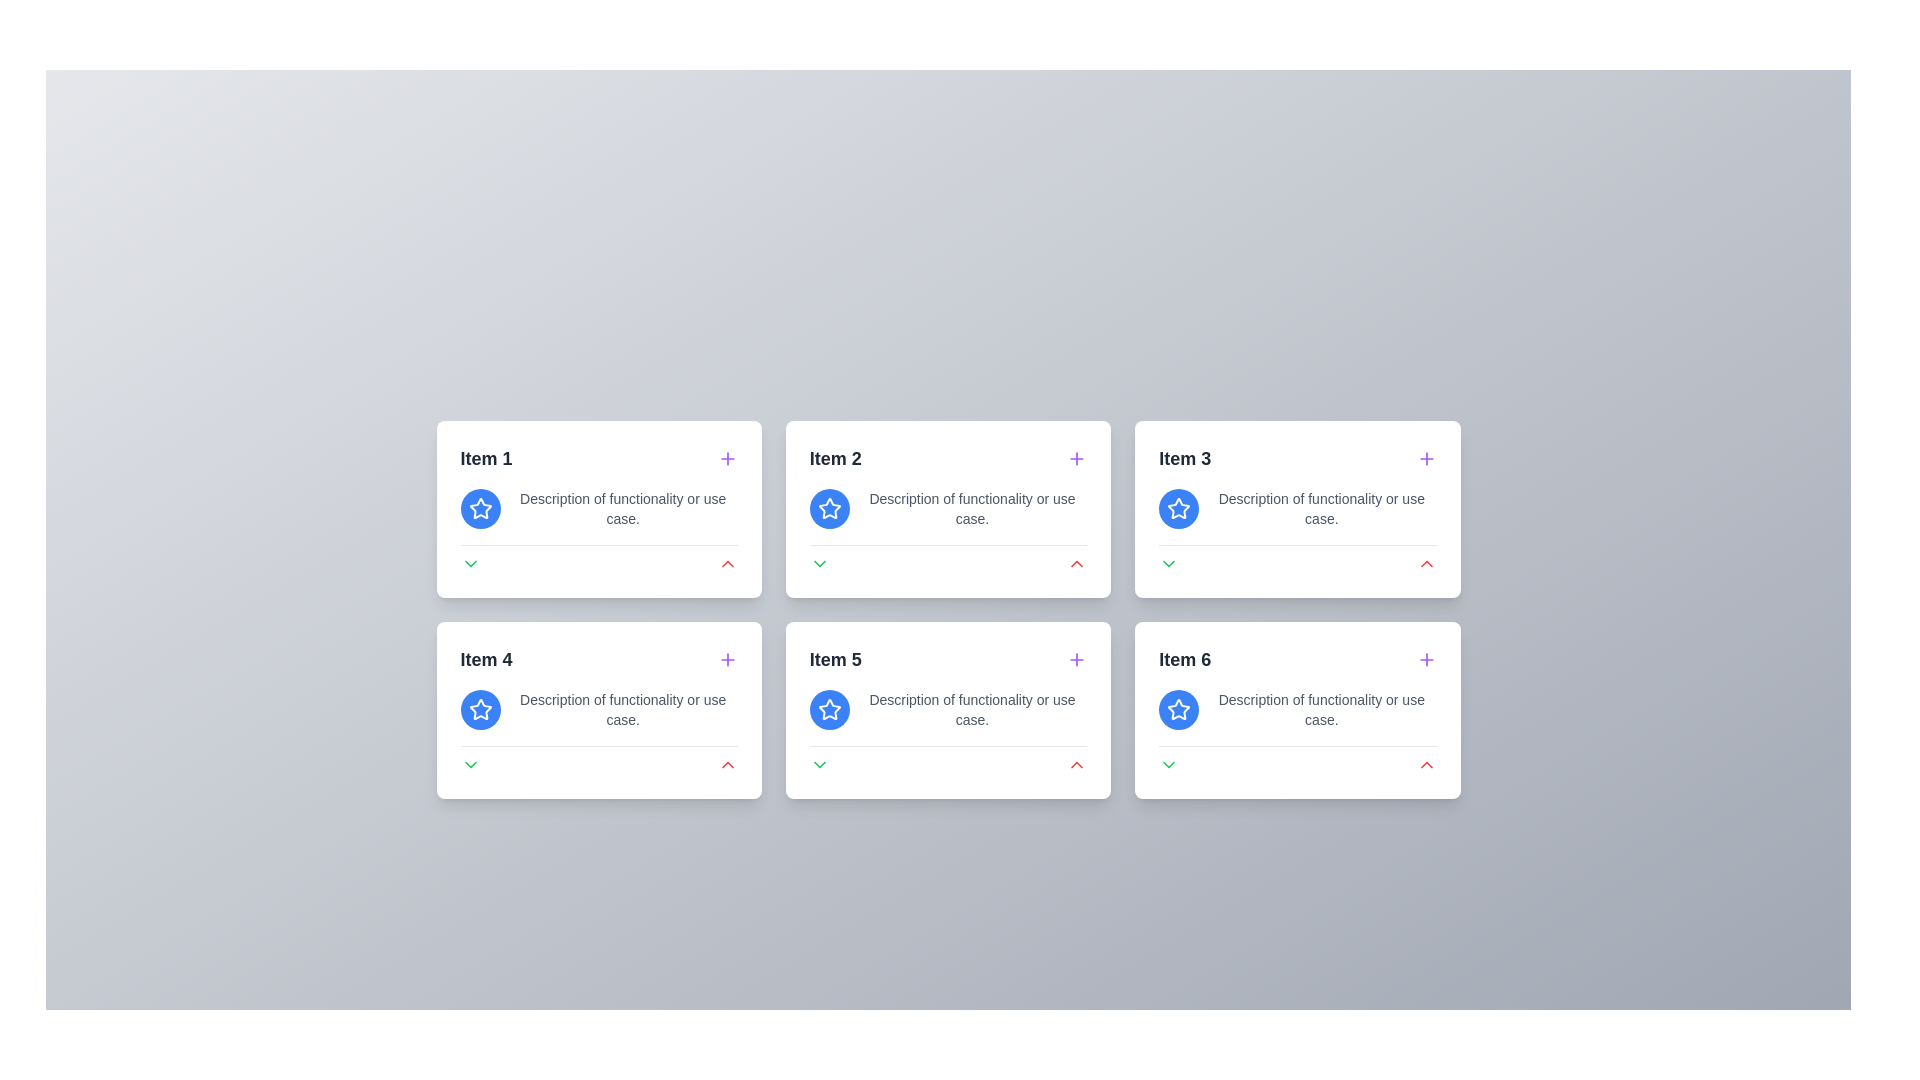  Describe the element at coordinates (829, 708) in the screenshot. I see `the star-shaped icon with a white outline and solid blue background located at the top-left of the rectangular card labeled 'Item 5' to interact with it` at that location.